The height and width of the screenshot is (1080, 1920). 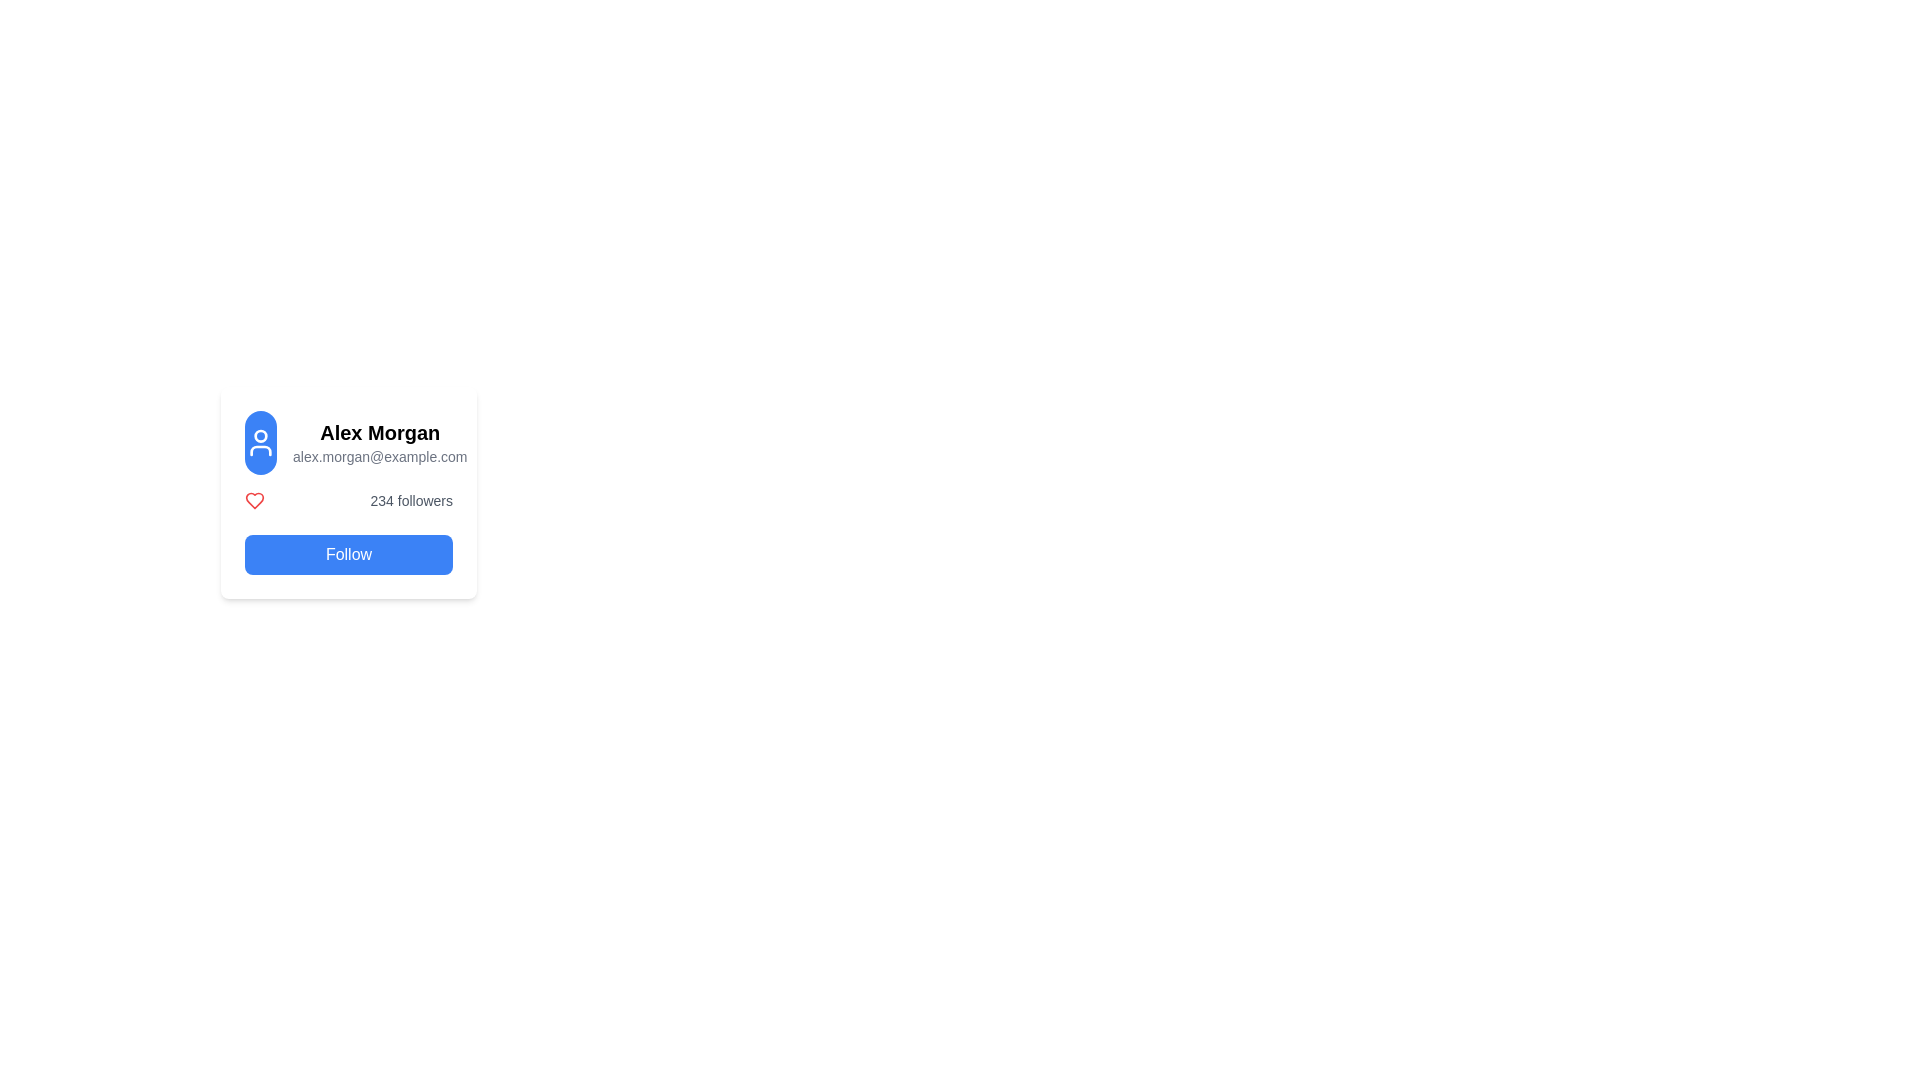 What do you see at coordinates (380, 431) in the screenshot?
I see `the Text Label displaying the name 'Alex Morgan', which serves as a user identifier within the profile card on the left side of the interface` at bounding box center [380, 431].